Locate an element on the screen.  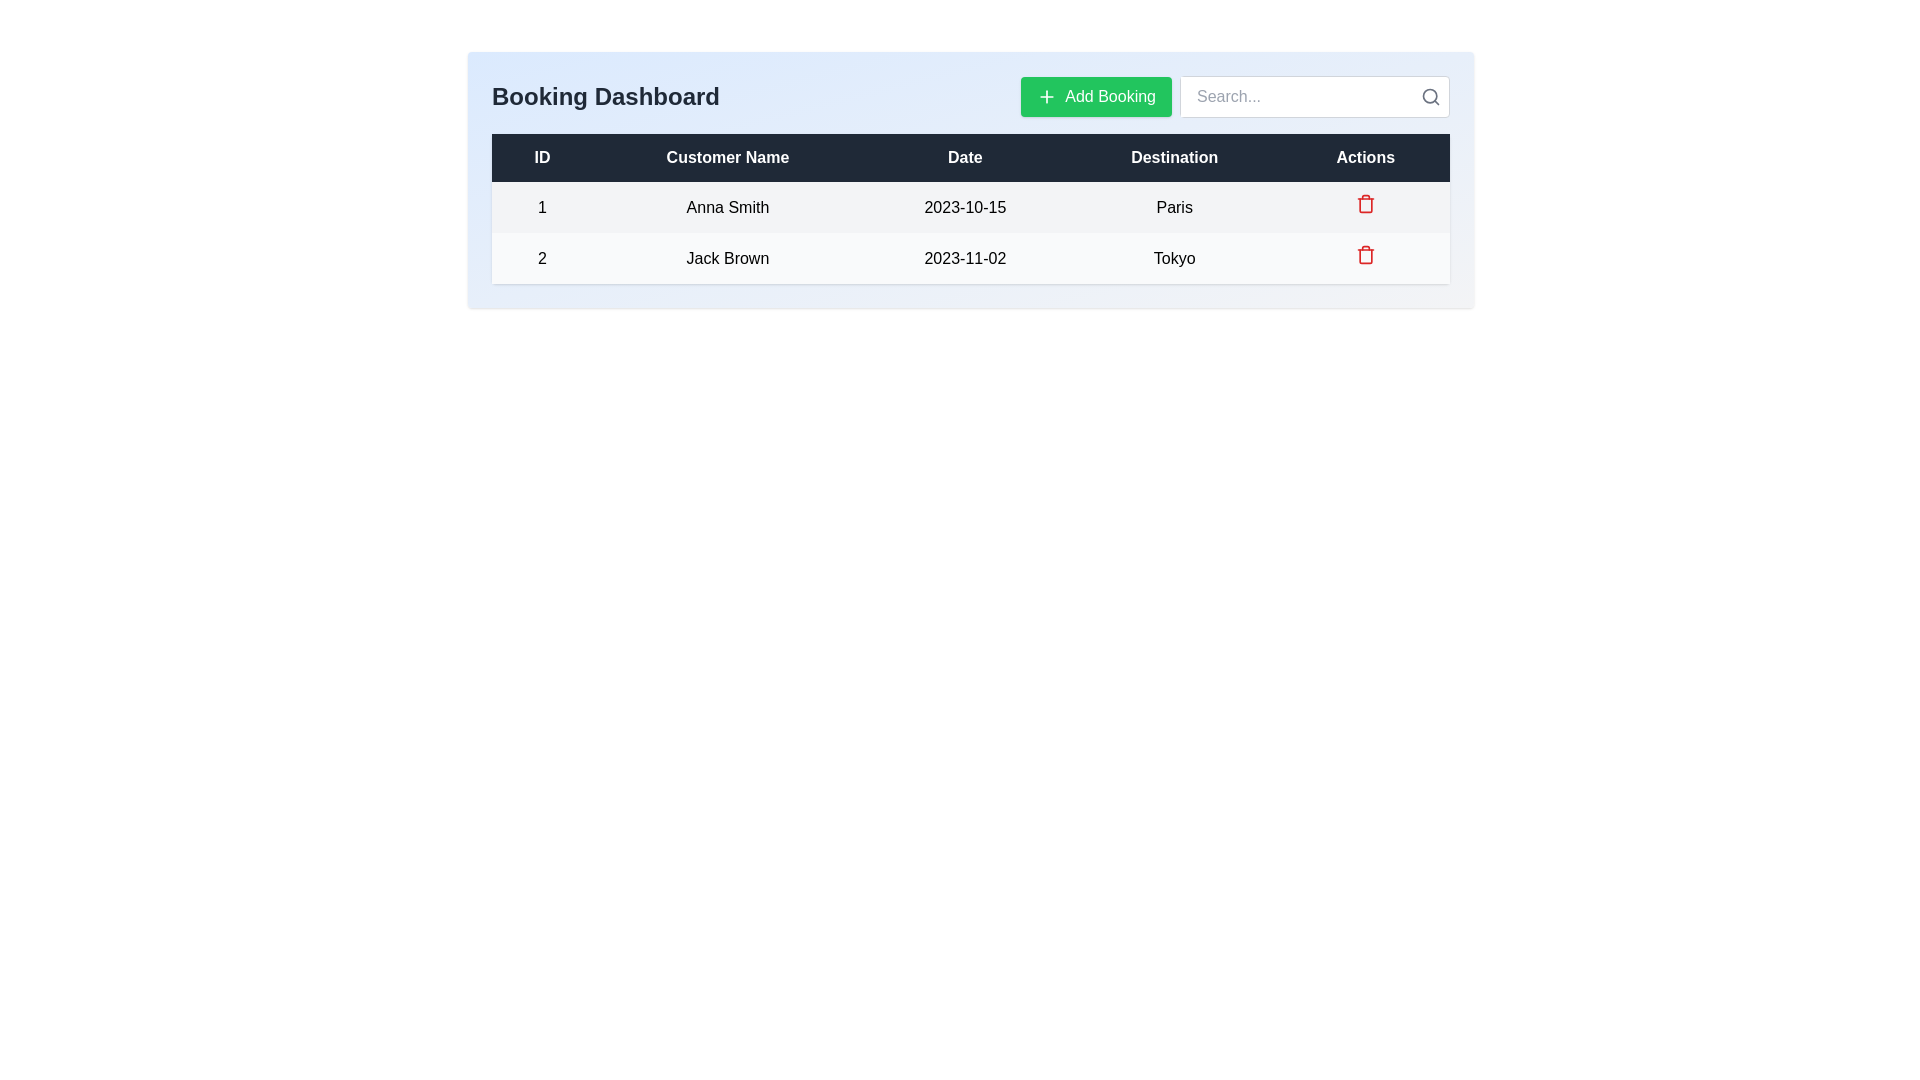
the 'Delete' button in the second row of the 'Actions' column is located at coordinates (1364, 204).